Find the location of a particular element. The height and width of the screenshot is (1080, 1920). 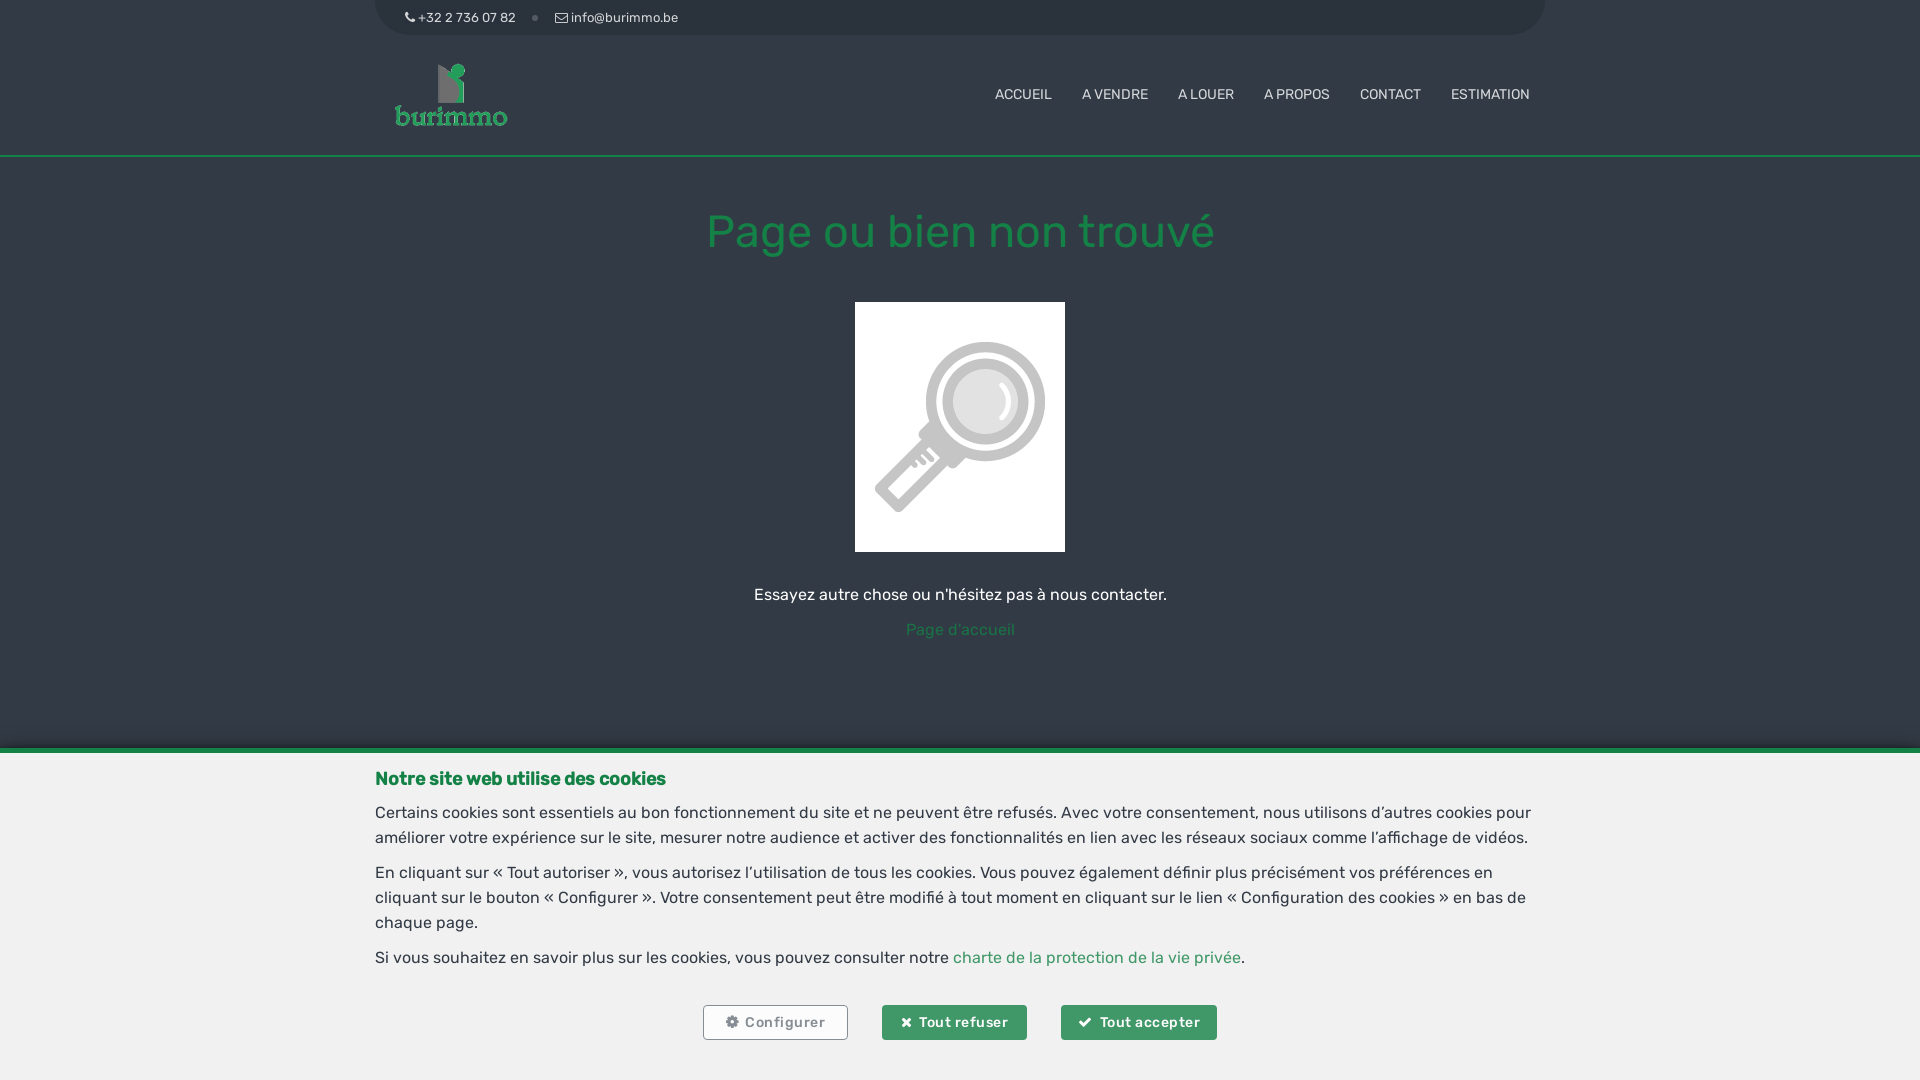

'ACCUEIL' is located at coordinates (994, 94).